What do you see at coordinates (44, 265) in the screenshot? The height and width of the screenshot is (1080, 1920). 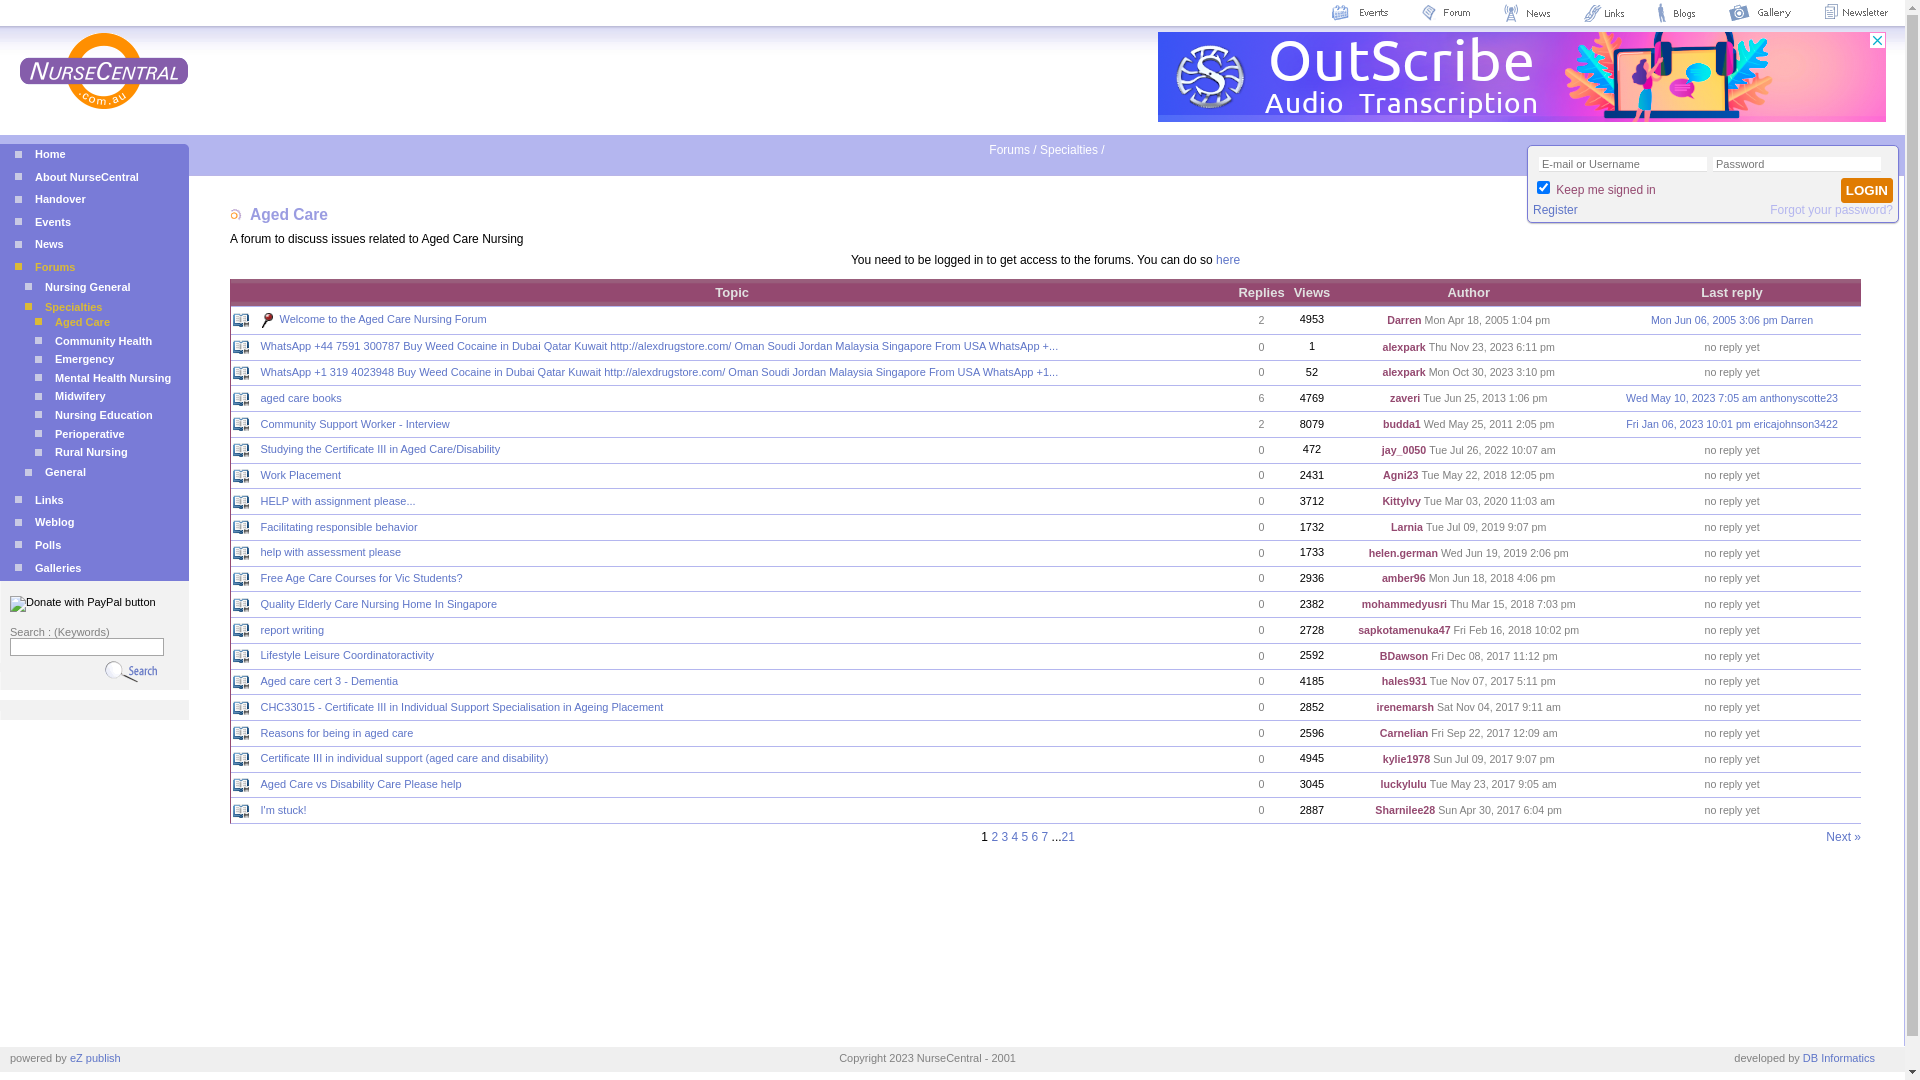 I see `'Forums'` at bounding box center [44, 265].